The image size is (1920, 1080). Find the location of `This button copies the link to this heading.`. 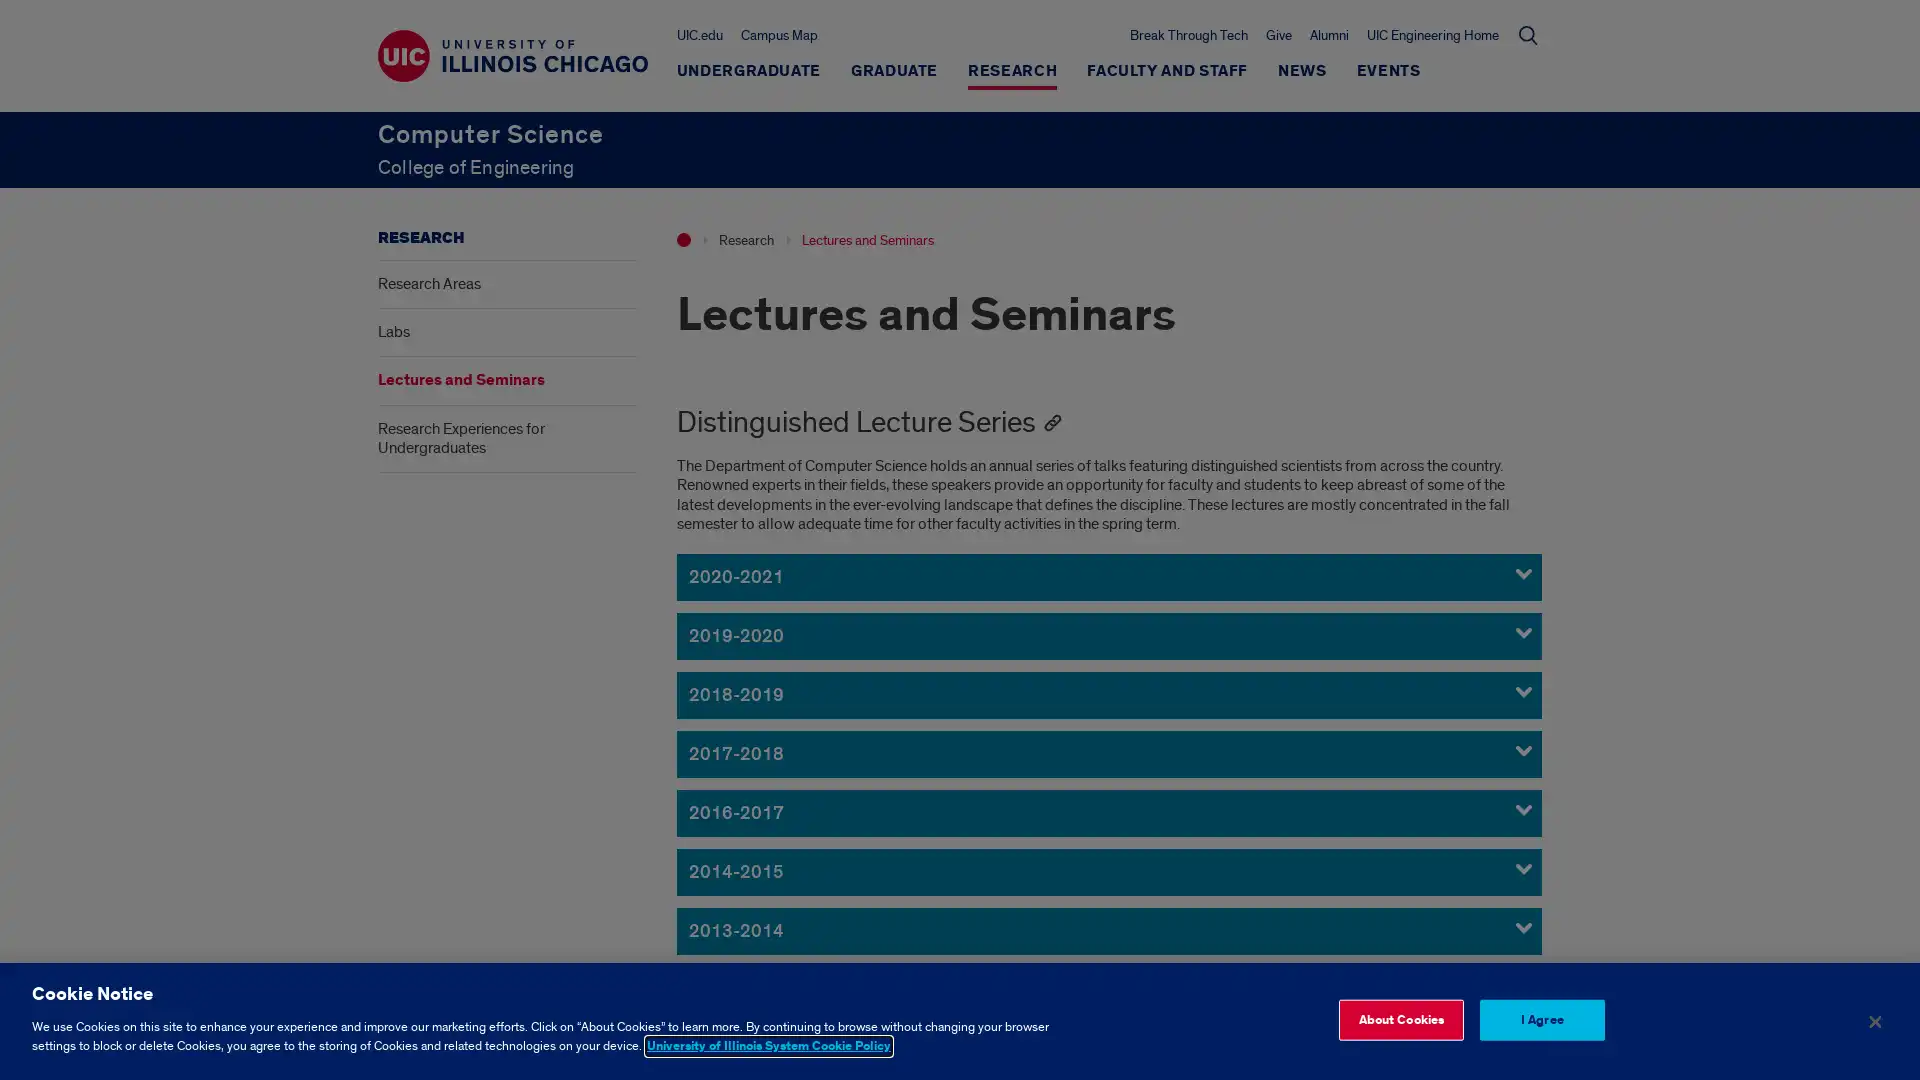

This button copies the link to this heading. is located at coordinates (1050, 422).